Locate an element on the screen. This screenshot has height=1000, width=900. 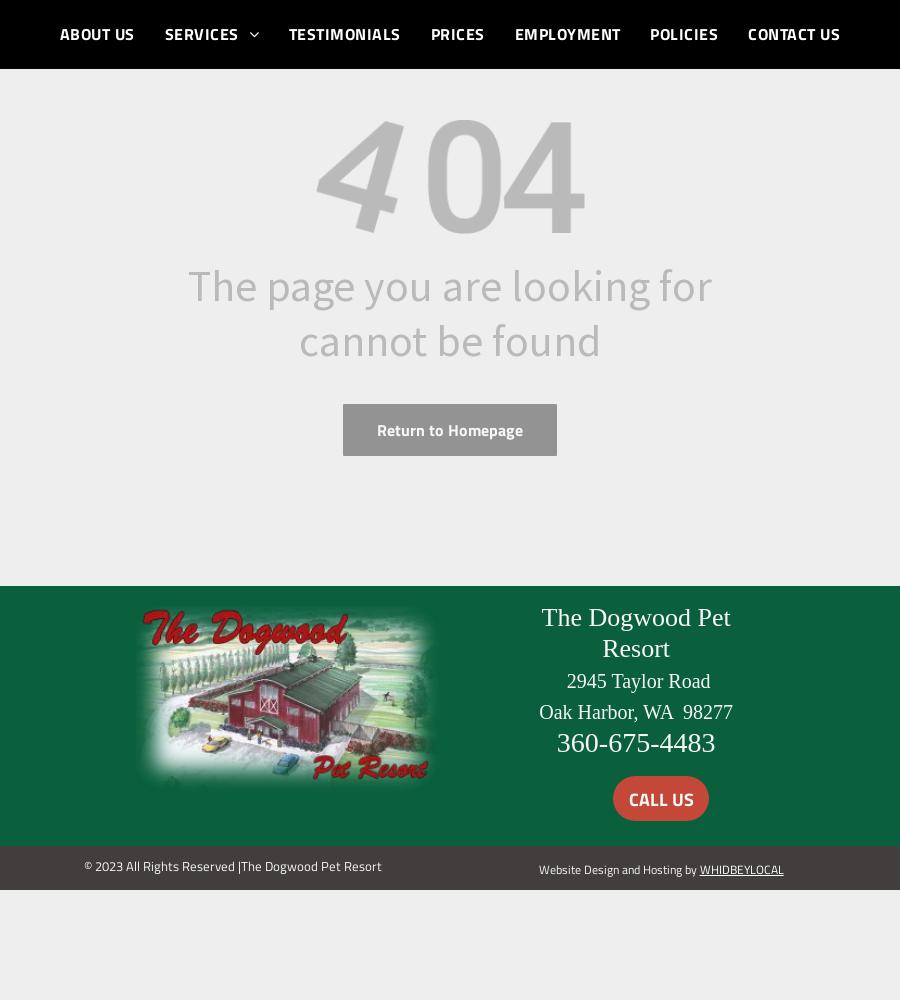
'CAT BOARDING' is located at coordinates (240, 175).